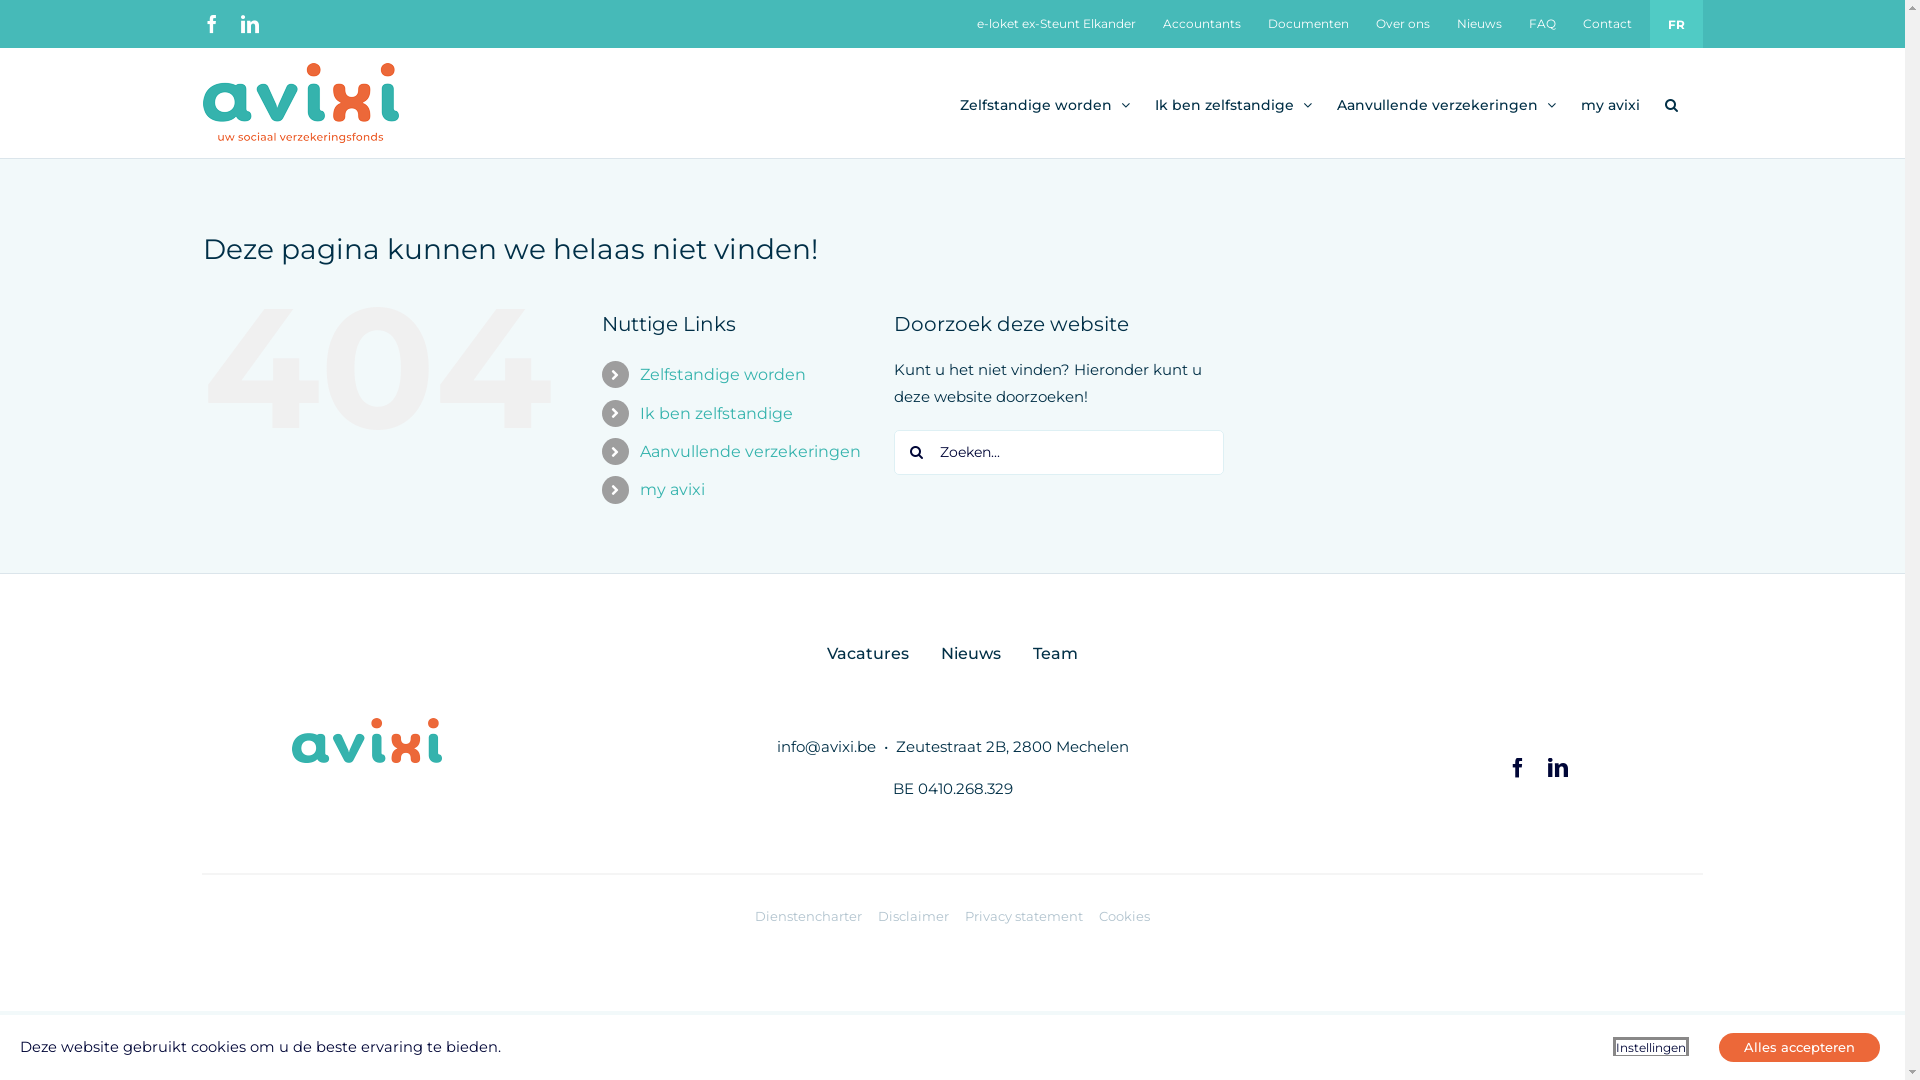  I want to click on 'Facebook', so click(1507, 766).